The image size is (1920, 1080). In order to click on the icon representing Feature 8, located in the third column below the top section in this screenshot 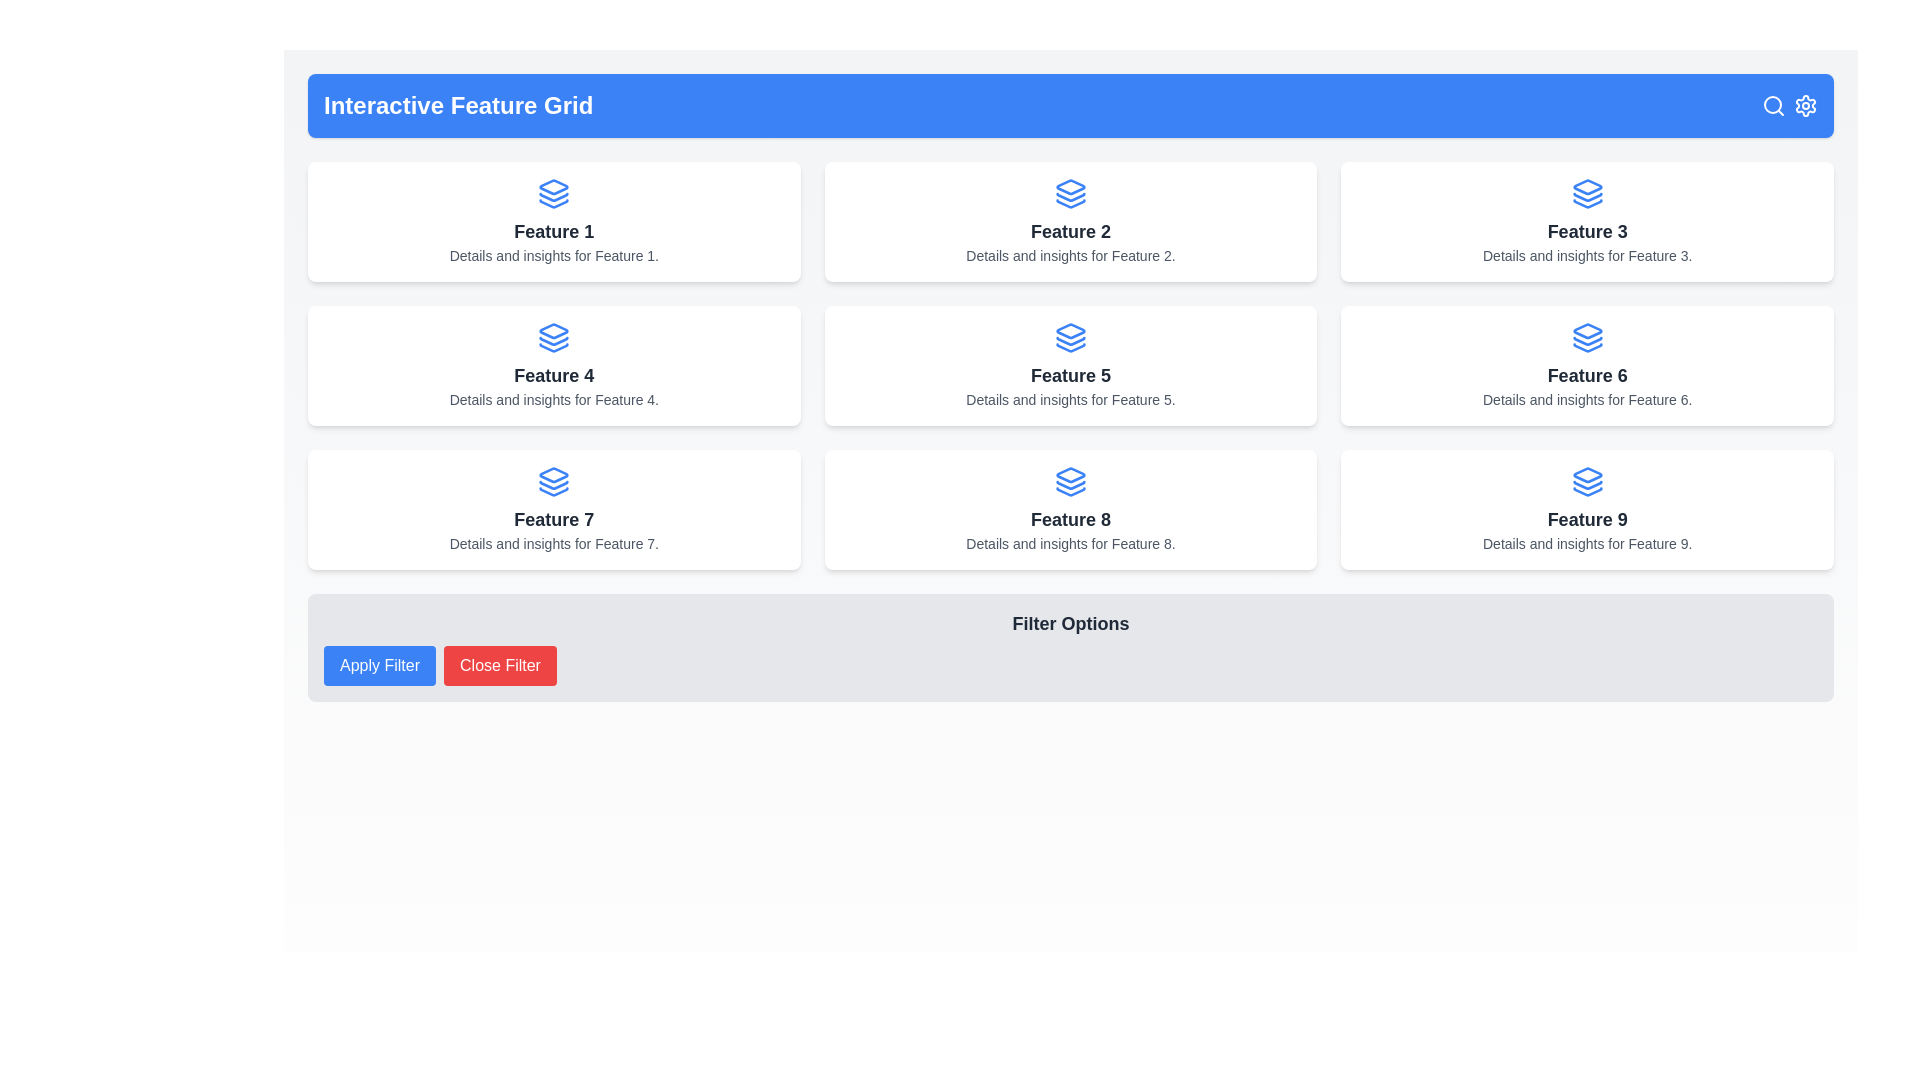, I will do `click(1069, 475)`.